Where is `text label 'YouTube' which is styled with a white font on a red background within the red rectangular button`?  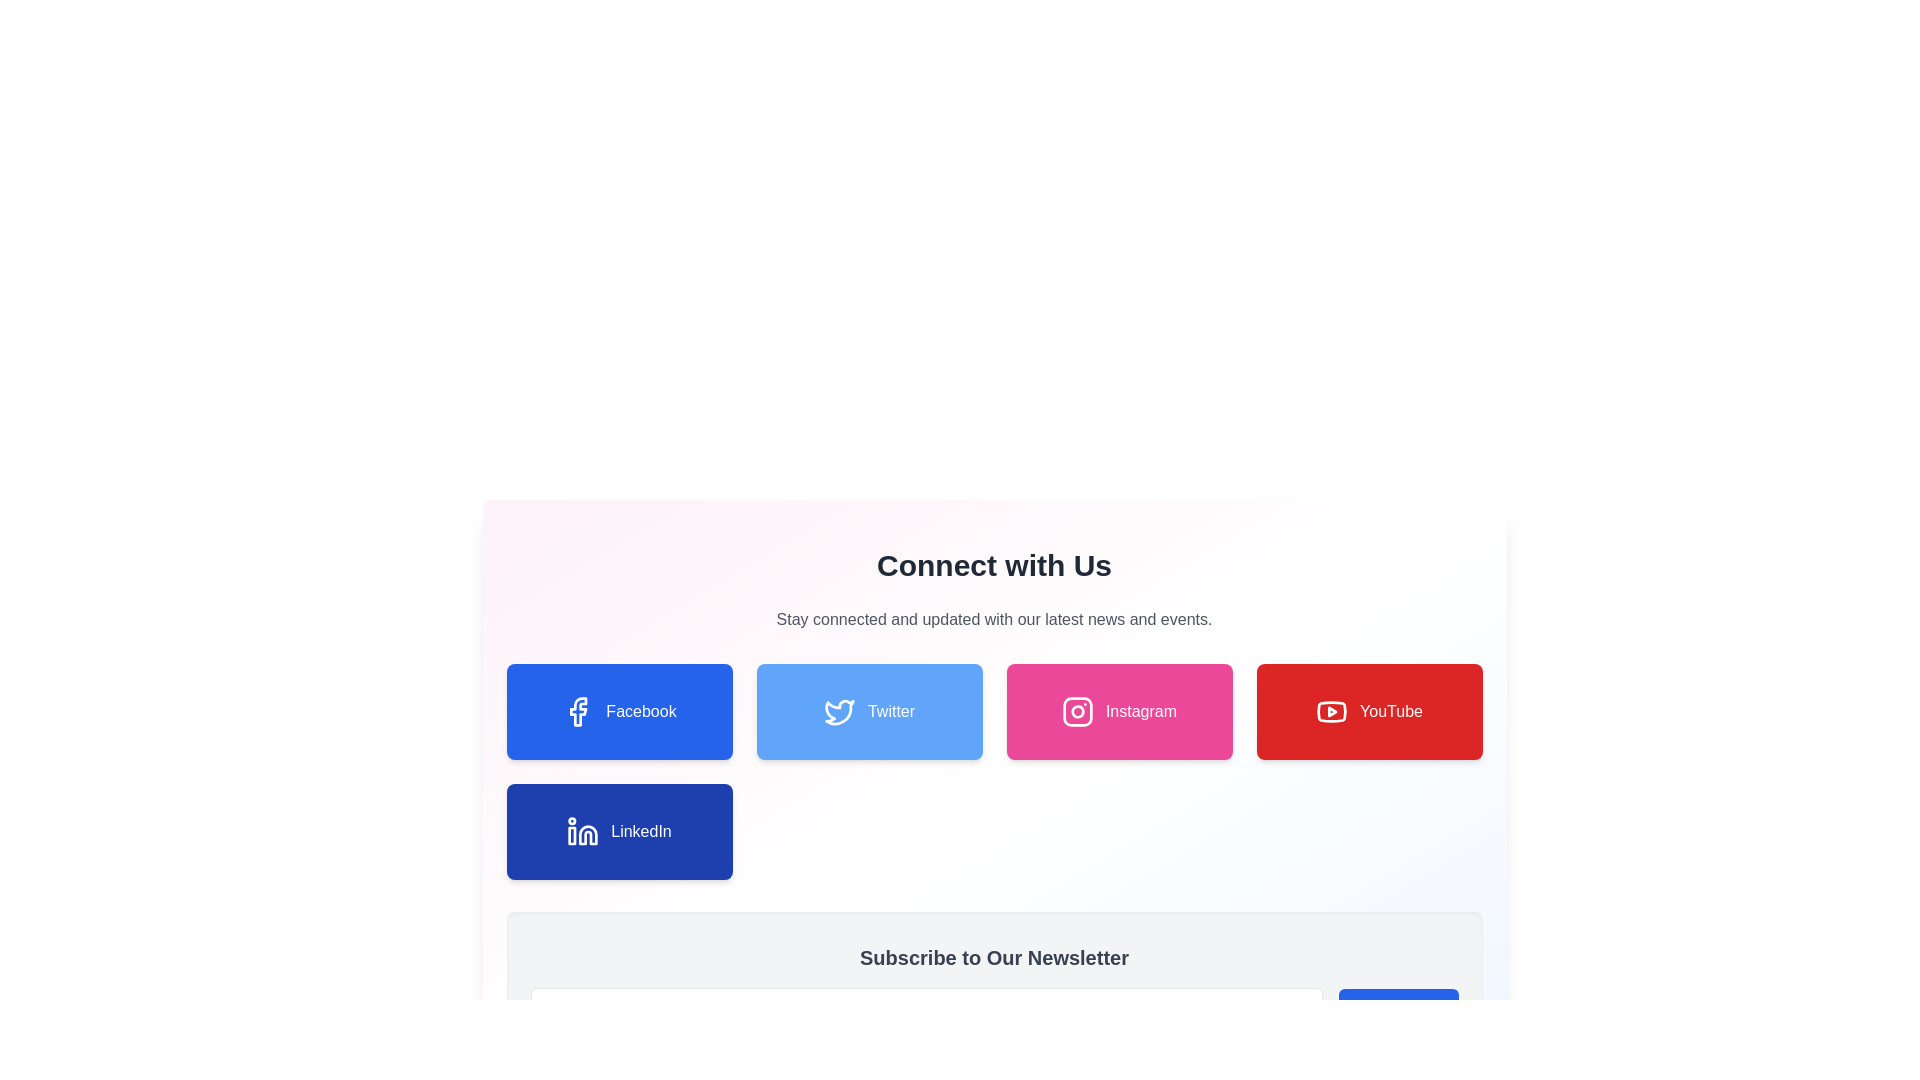 text label 'YouTube' which is styled with a white font on a red background within the red rectangular button is located at coordinates (1390, 711).